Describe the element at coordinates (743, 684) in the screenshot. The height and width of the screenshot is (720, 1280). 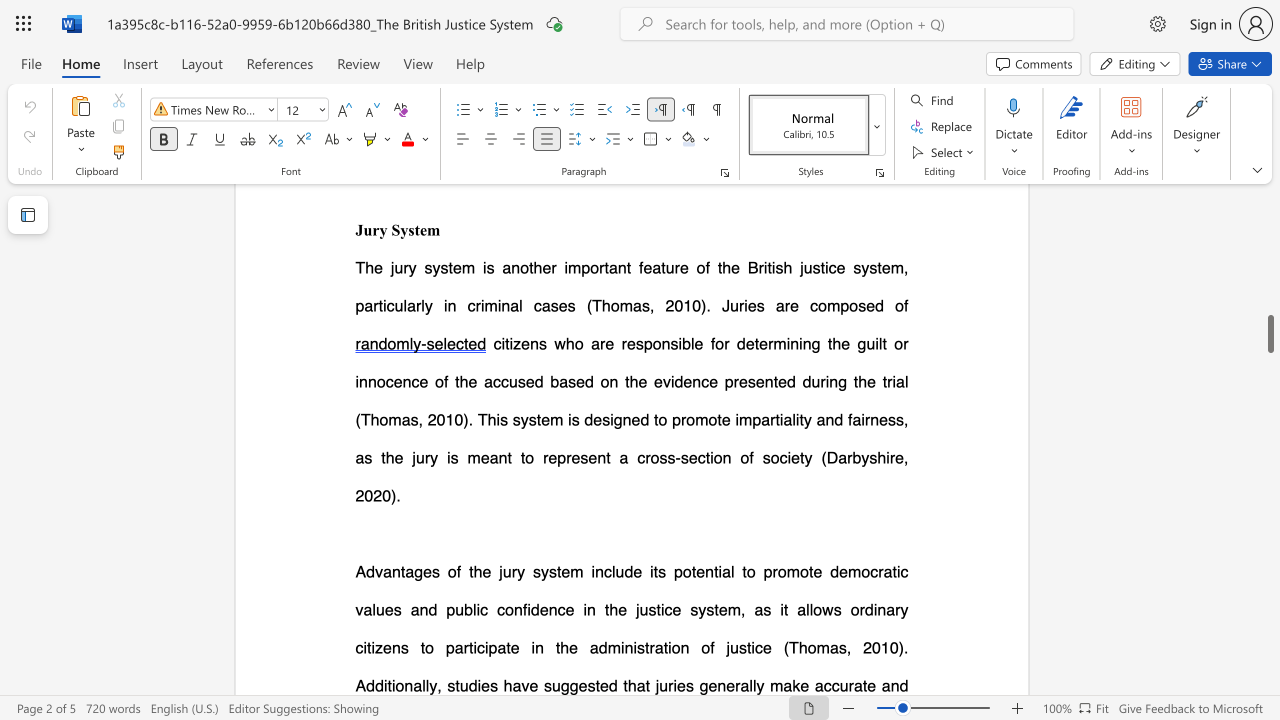
I see `the 1th character "a" in the text` at that location.